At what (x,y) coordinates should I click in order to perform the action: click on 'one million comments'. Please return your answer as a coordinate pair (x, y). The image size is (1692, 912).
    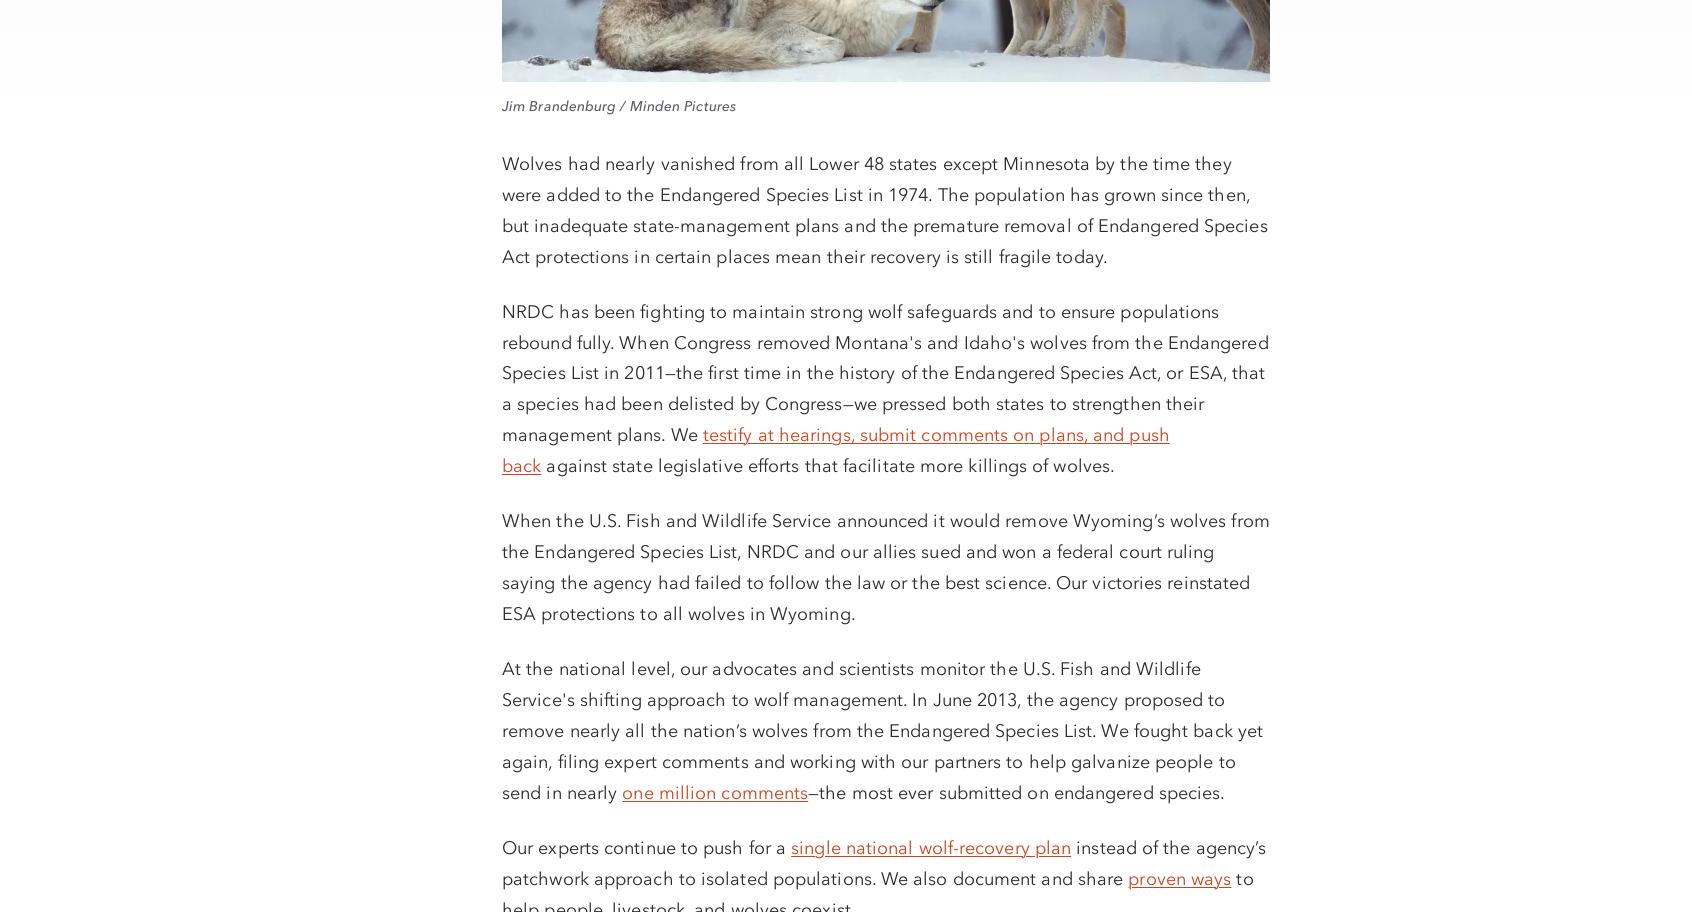
    Looking at the image, I should click on (620, 791).